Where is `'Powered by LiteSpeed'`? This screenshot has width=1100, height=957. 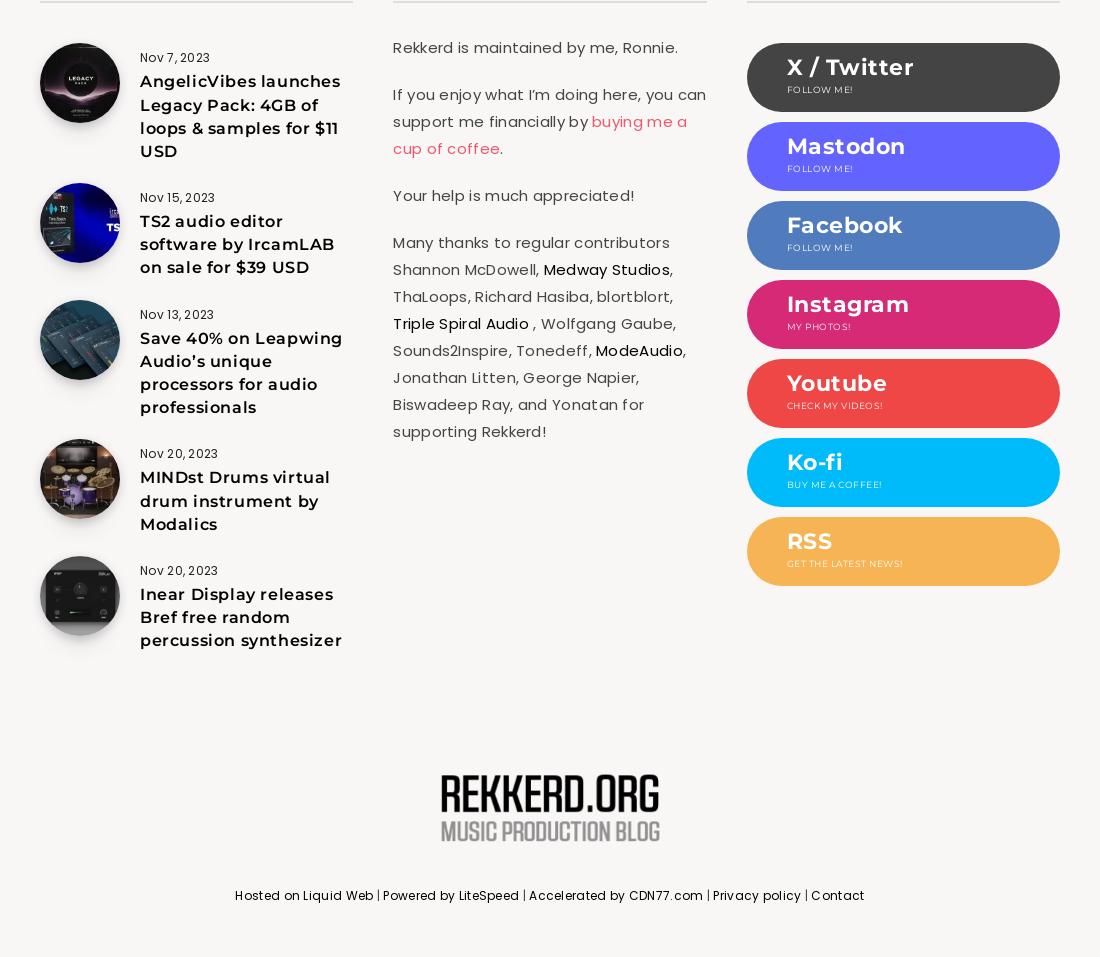
'Powered by LiteSpeed' is located at coordinates (450, 896).